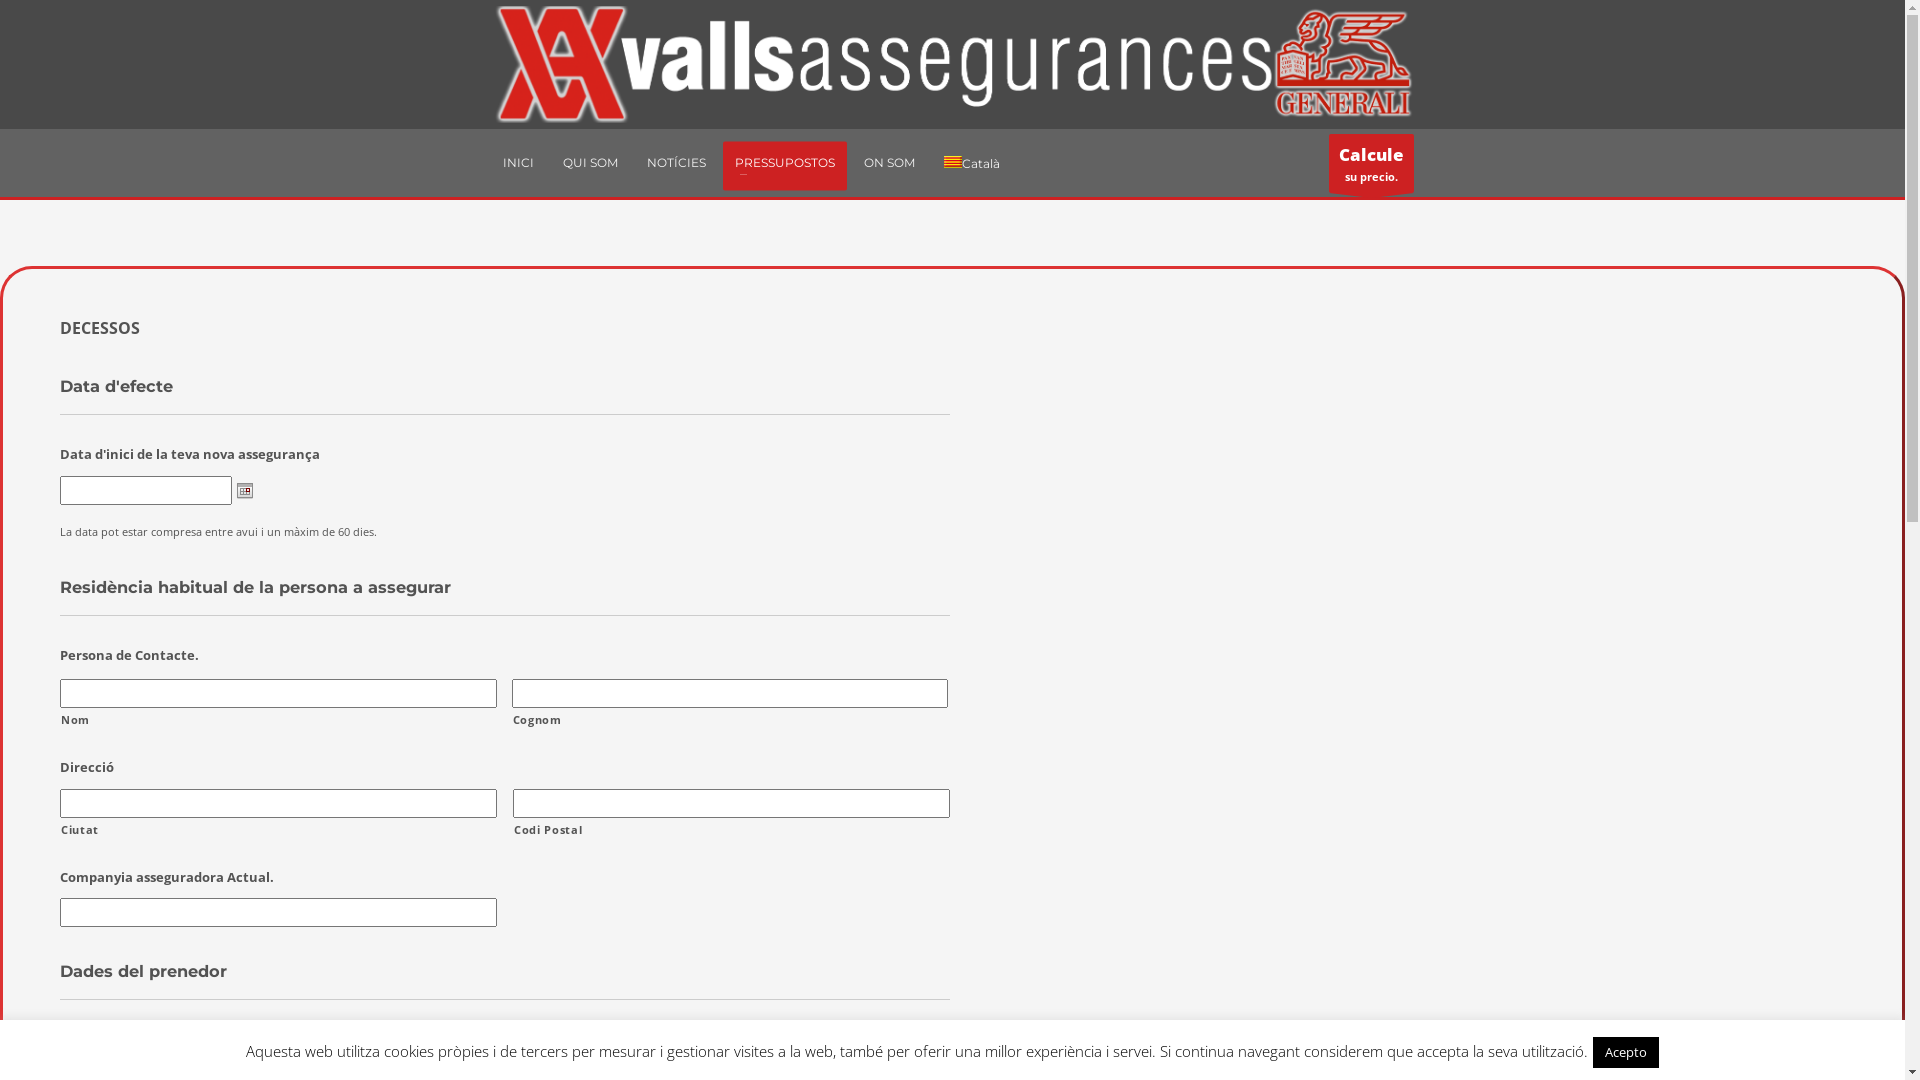 The height and width of the screenshot is (1080, 1920). I want to click on 'PRESSUPOSTOS', so click(784, 161).